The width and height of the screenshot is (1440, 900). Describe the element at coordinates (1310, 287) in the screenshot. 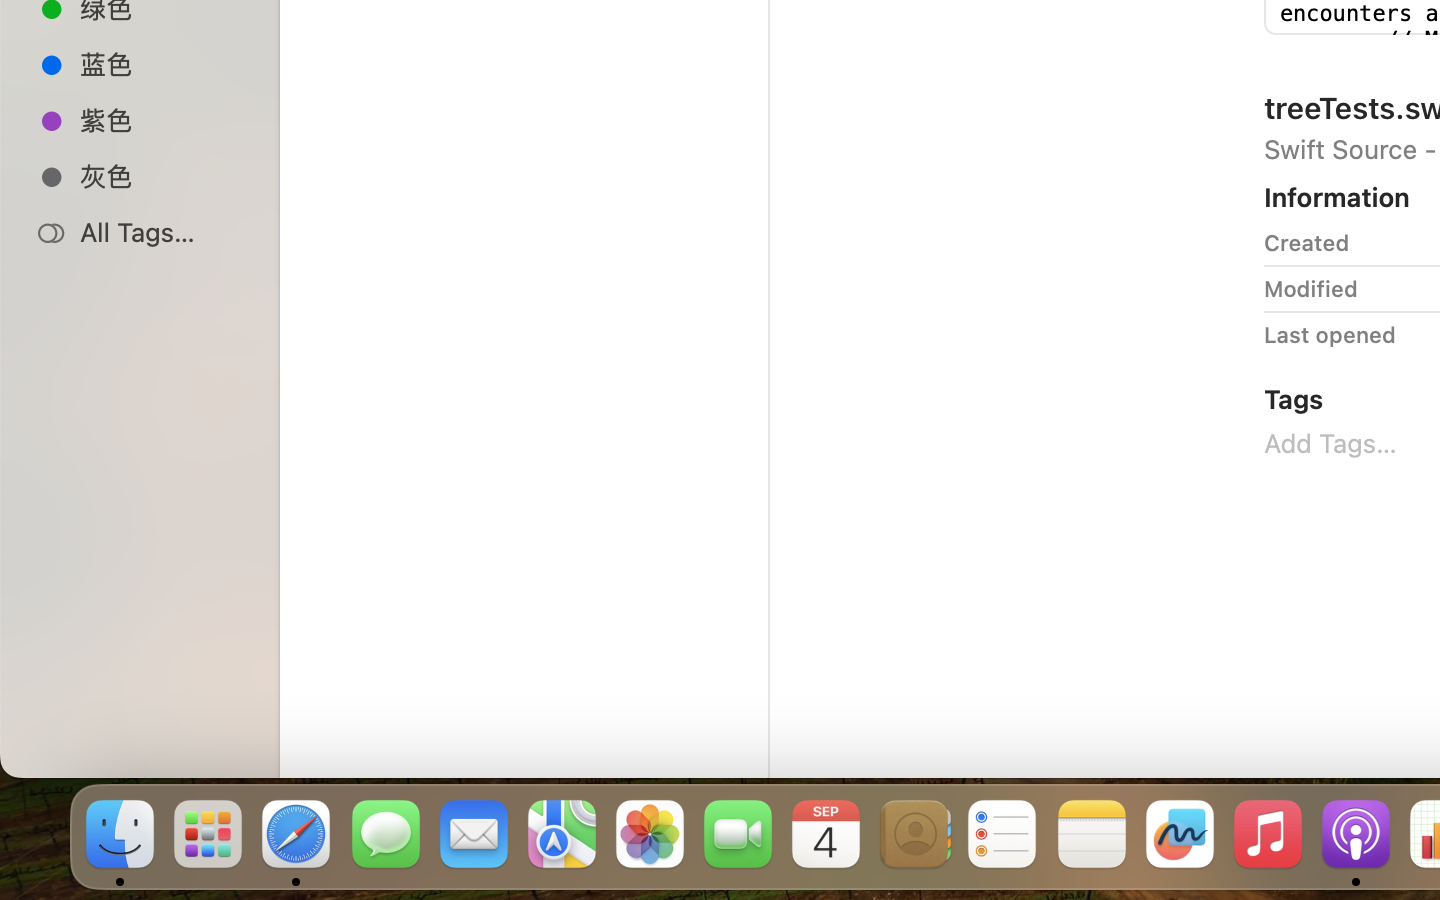

I see `'Modified'` at that location.